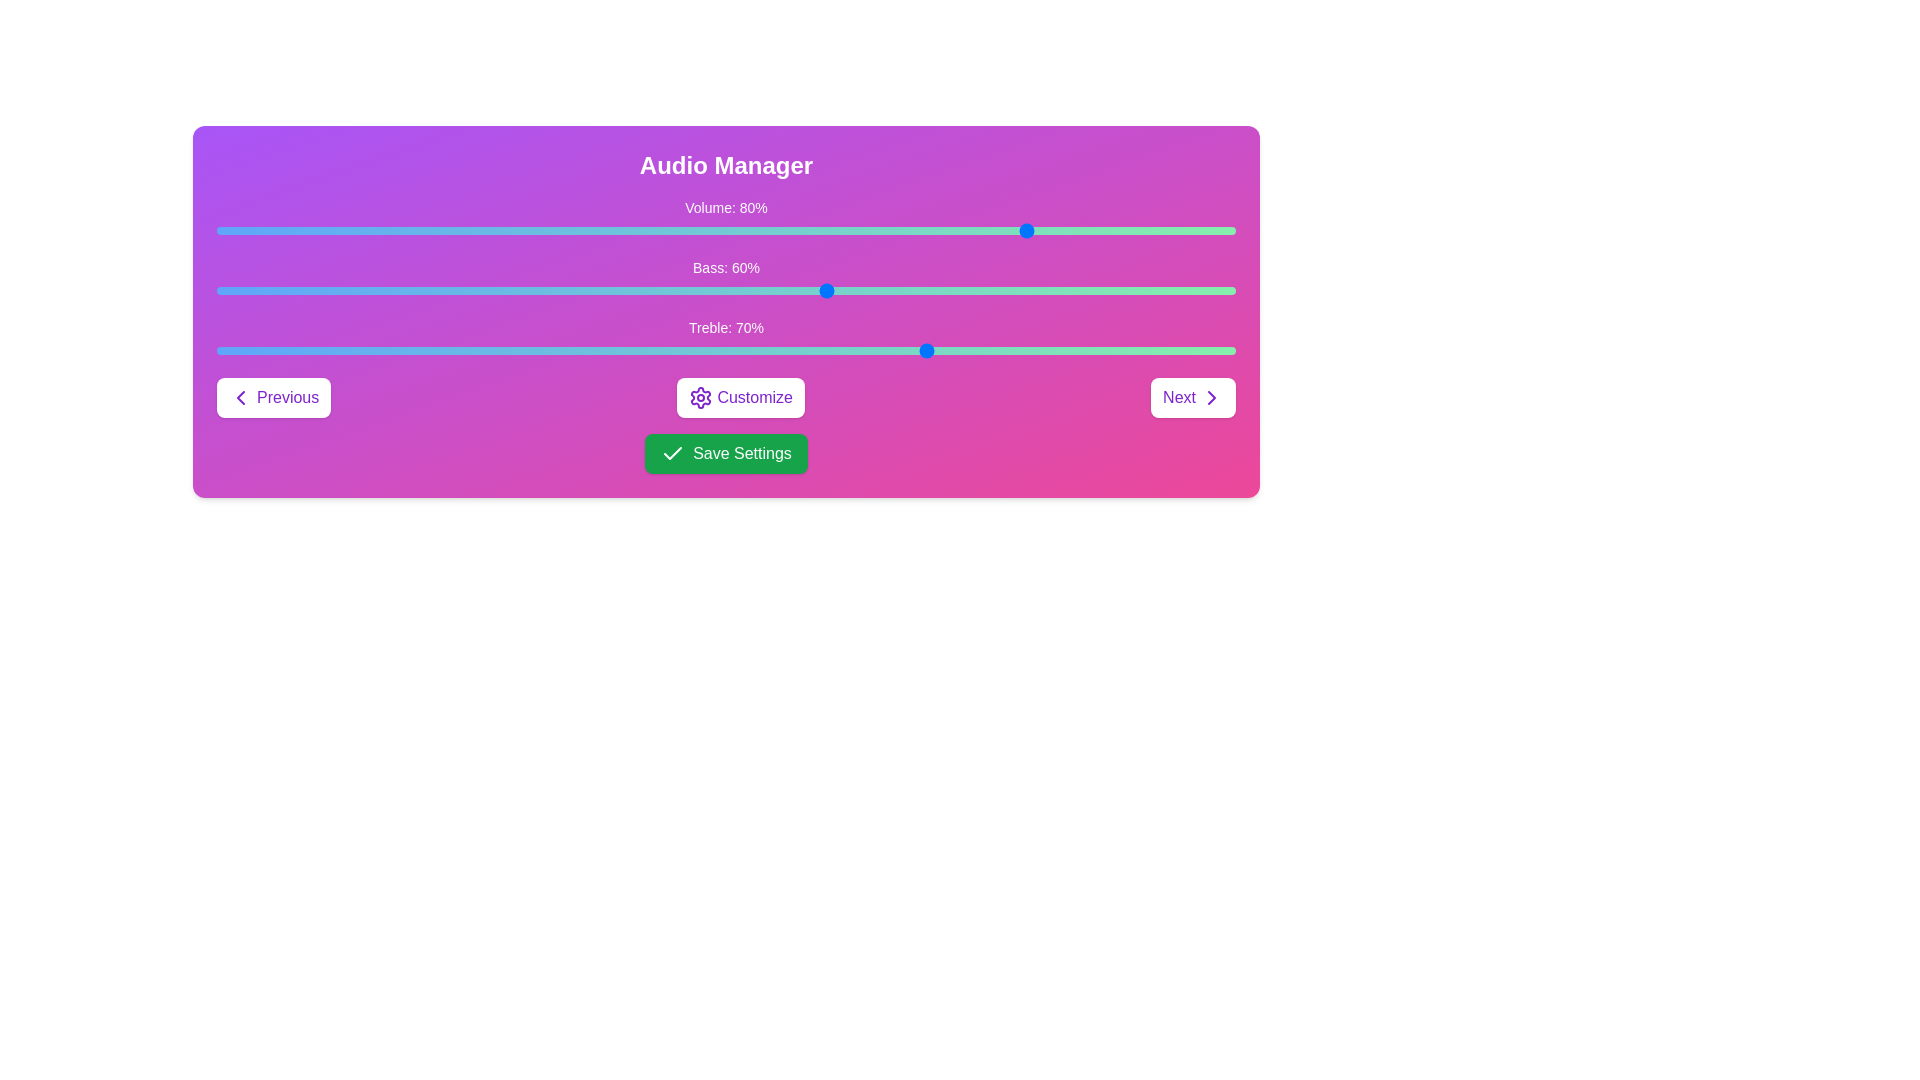  What do you see at coordinates (644, 350) in the screenshot?
I see `the slider` at bounding box center [644, 350].